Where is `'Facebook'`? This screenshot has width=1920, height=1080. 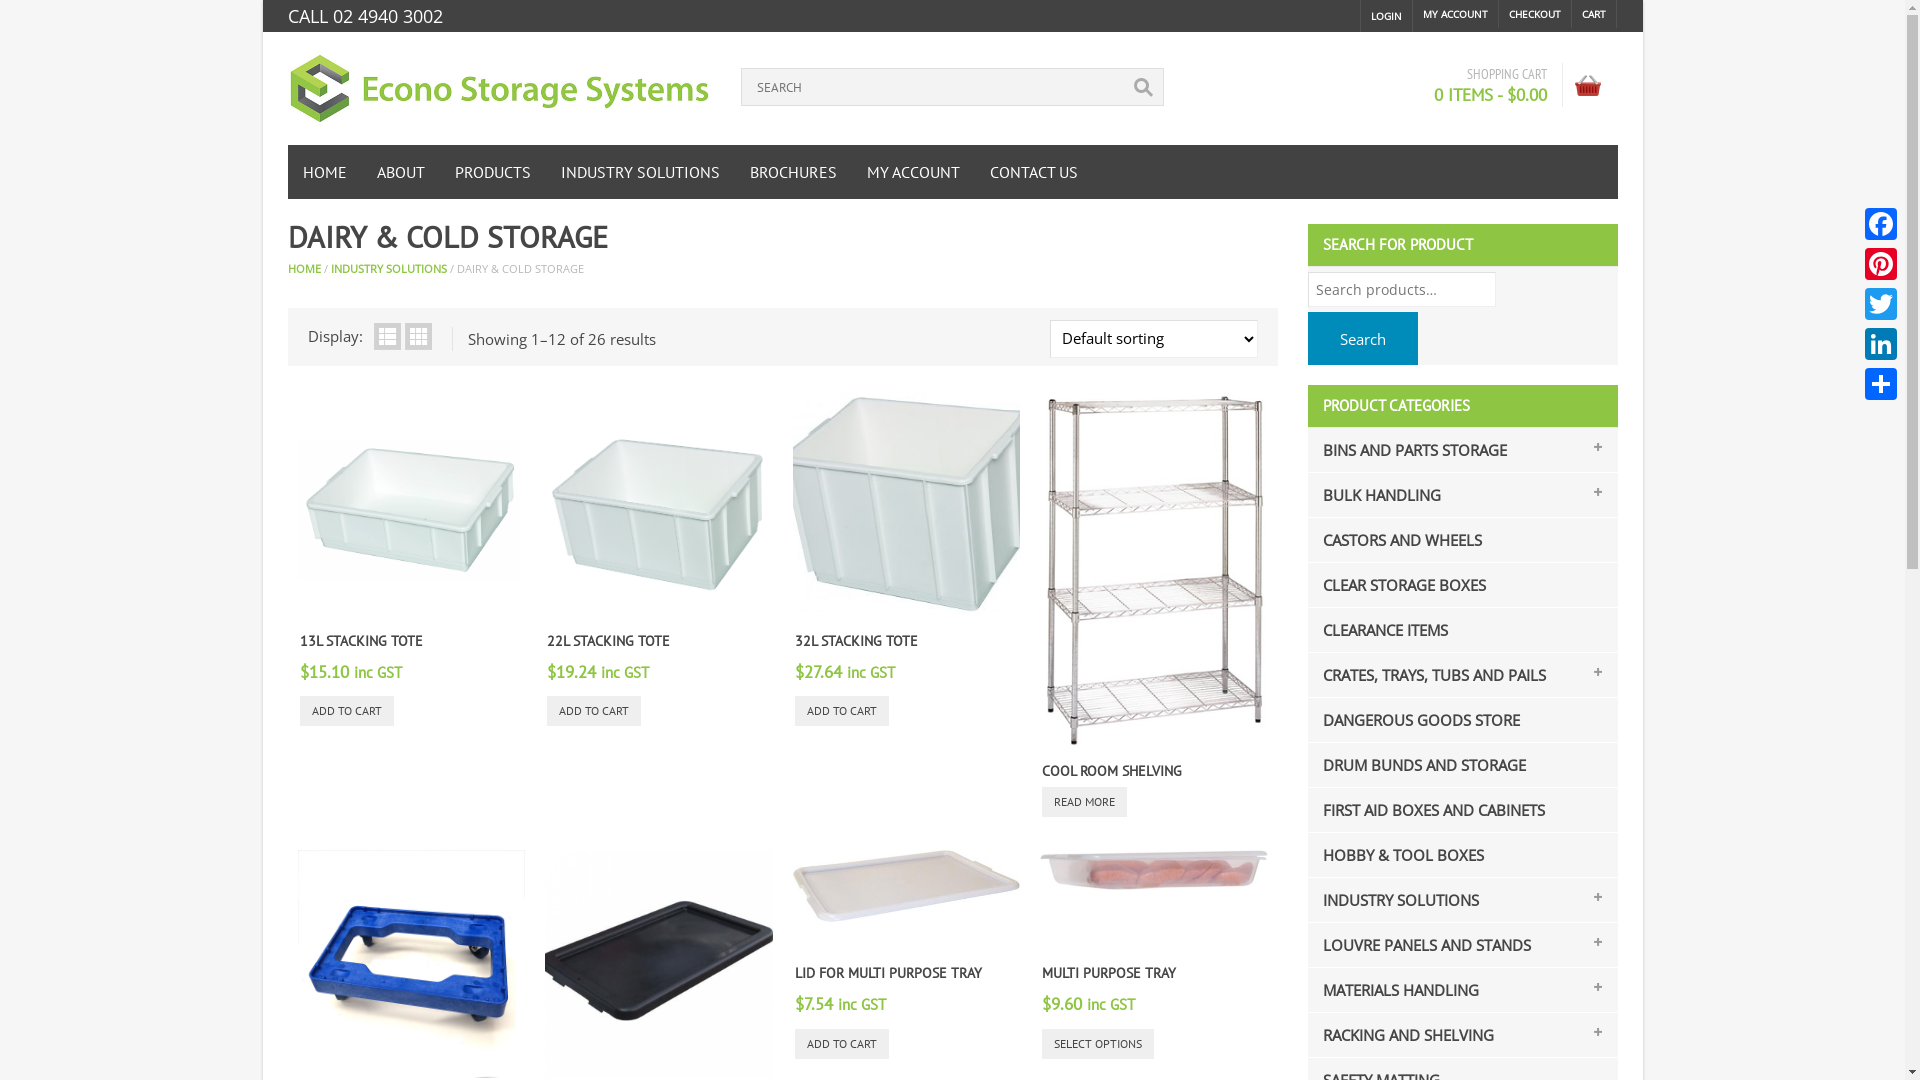 'Facebook' is located at coordinates (1880, 223).